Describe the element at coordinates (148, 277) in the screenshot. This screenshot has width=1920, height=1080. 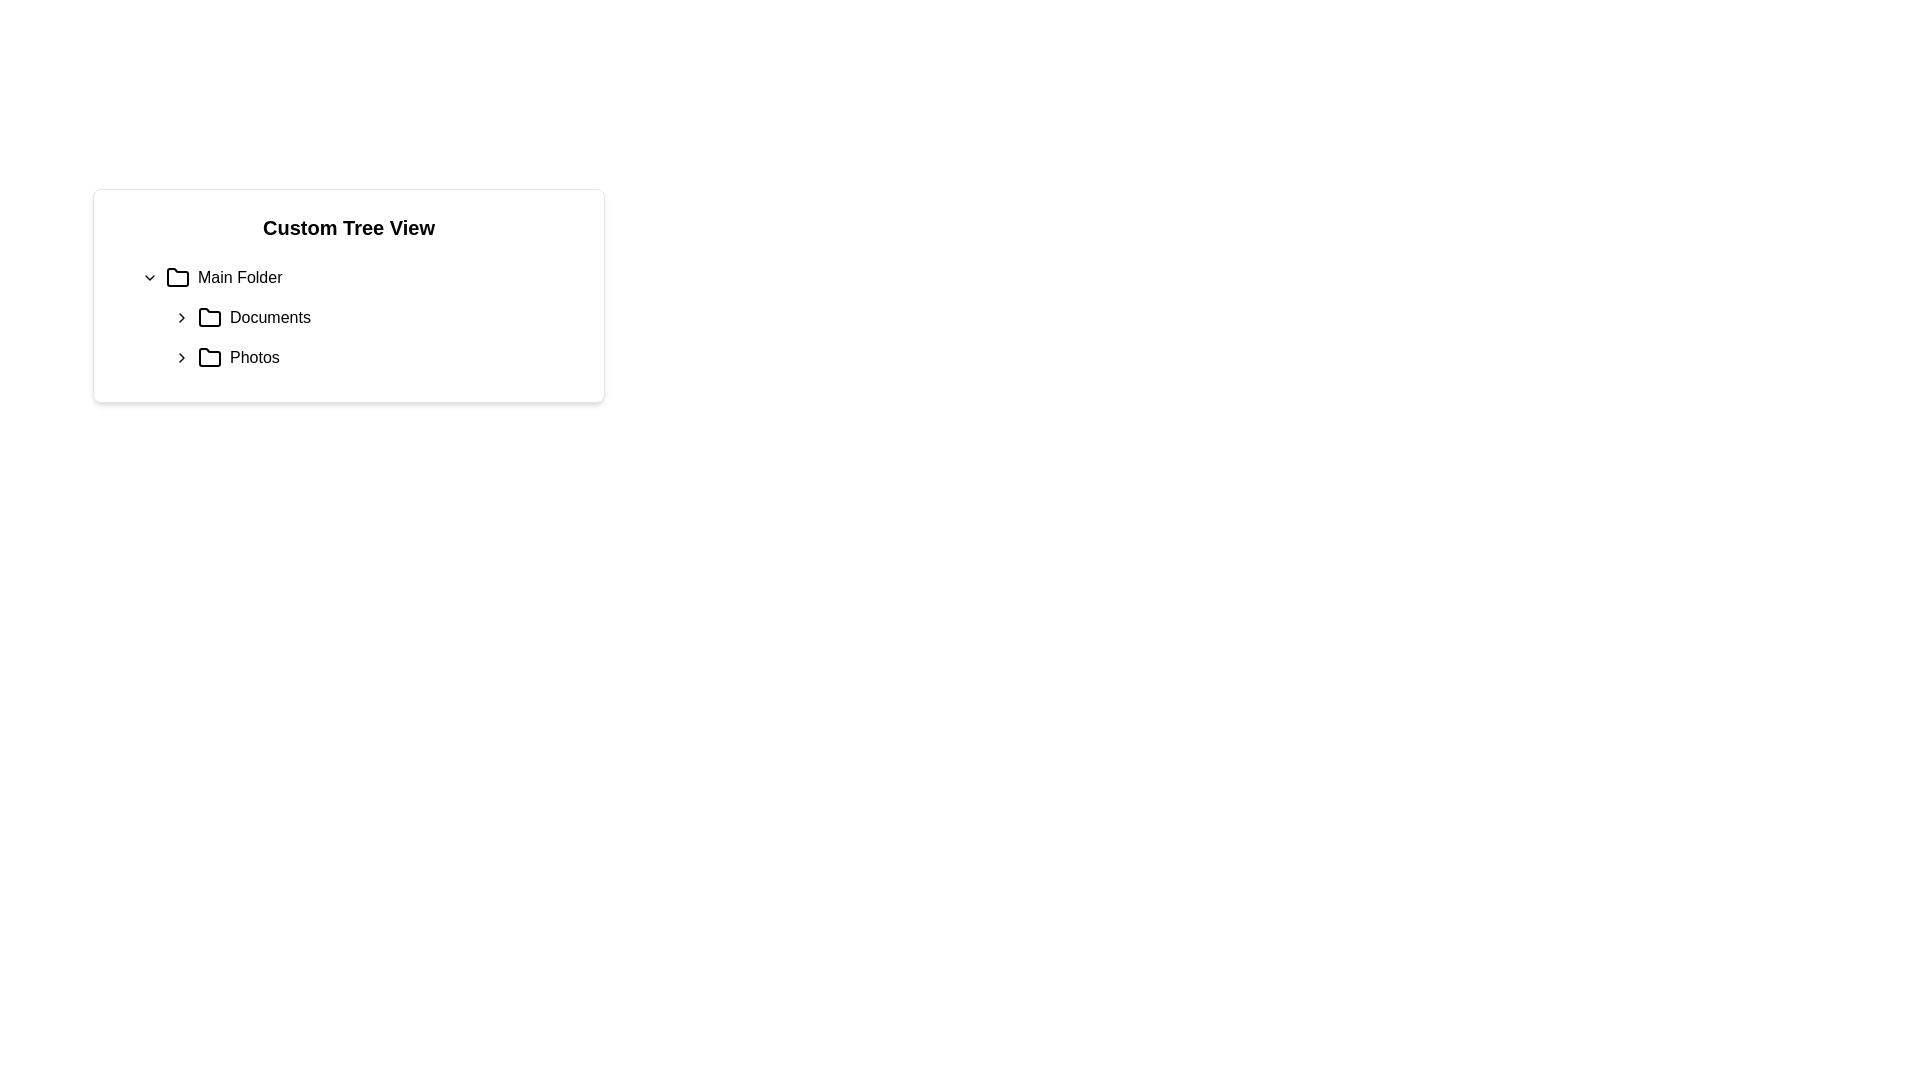
I see `the arrow icon` at that location.